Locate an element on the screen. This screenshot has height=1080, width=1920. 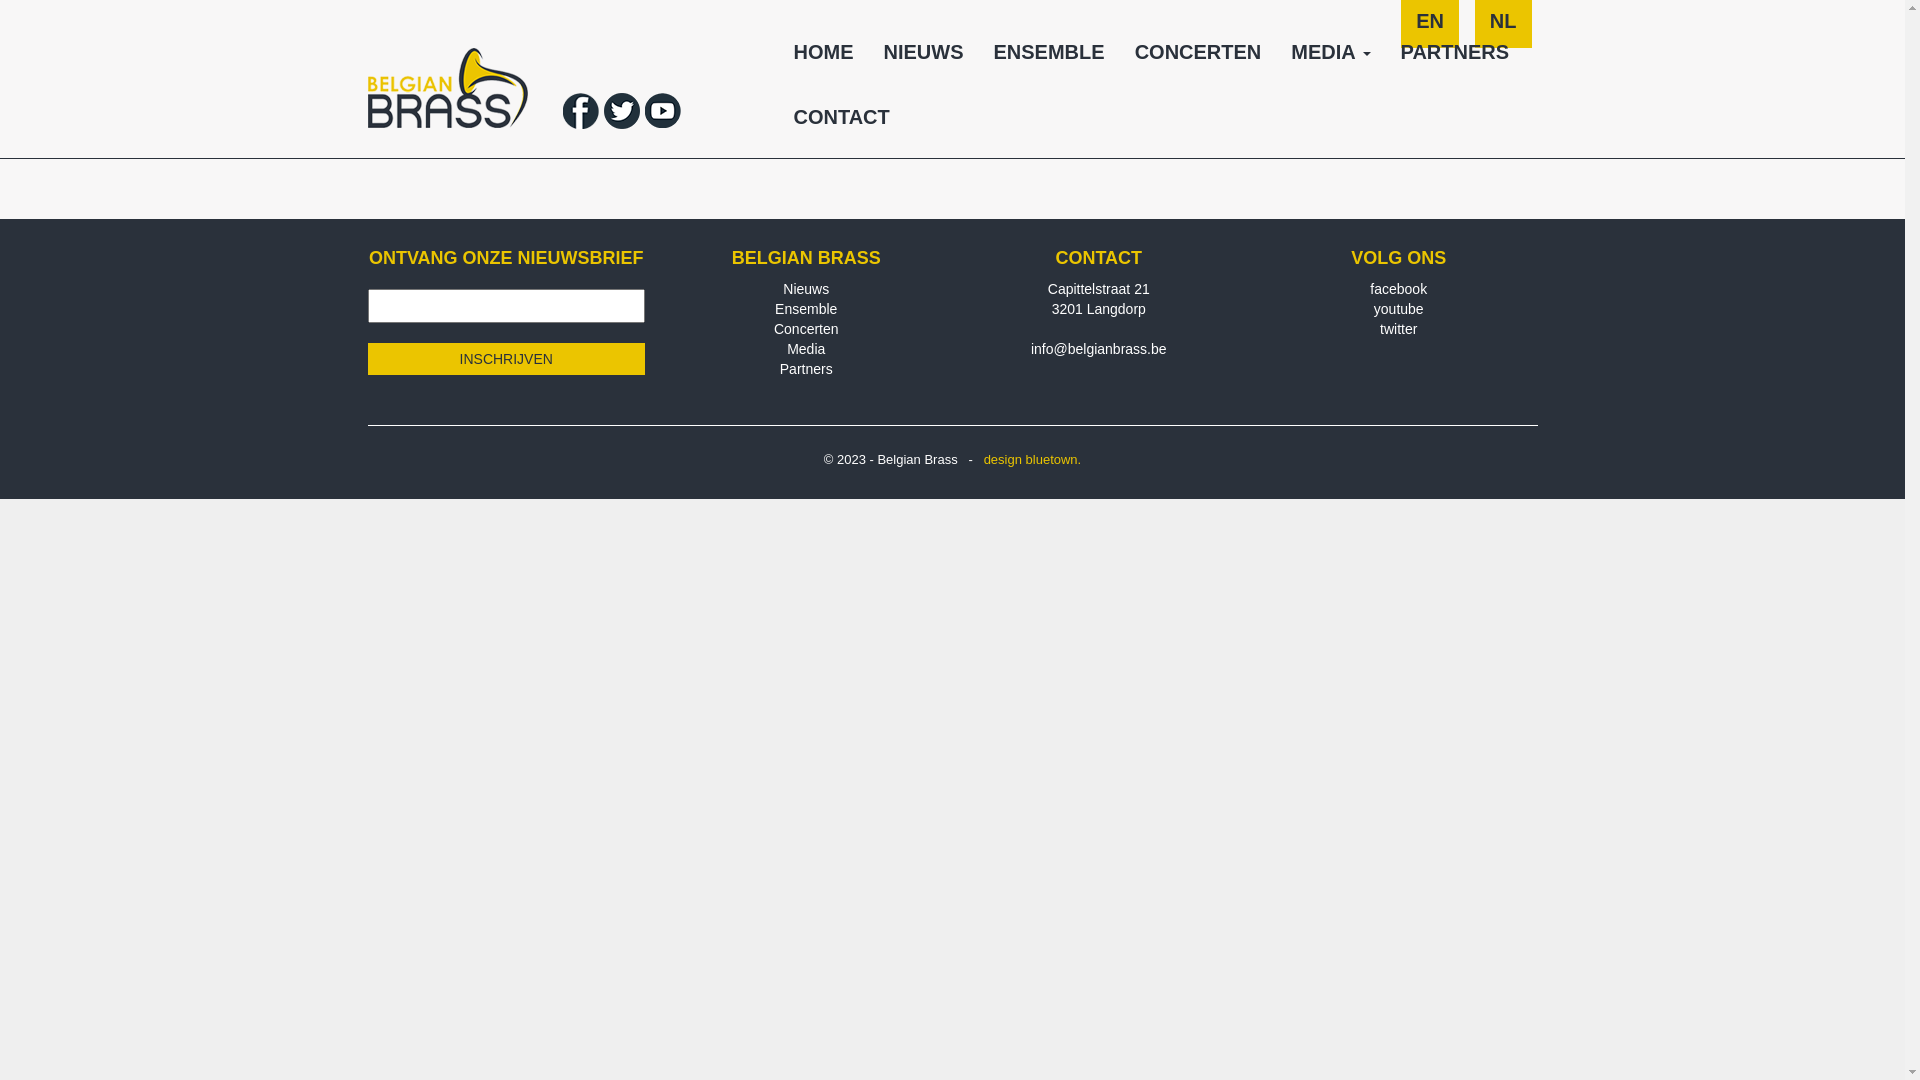
'EN' is located at coordinates (1429, 30).